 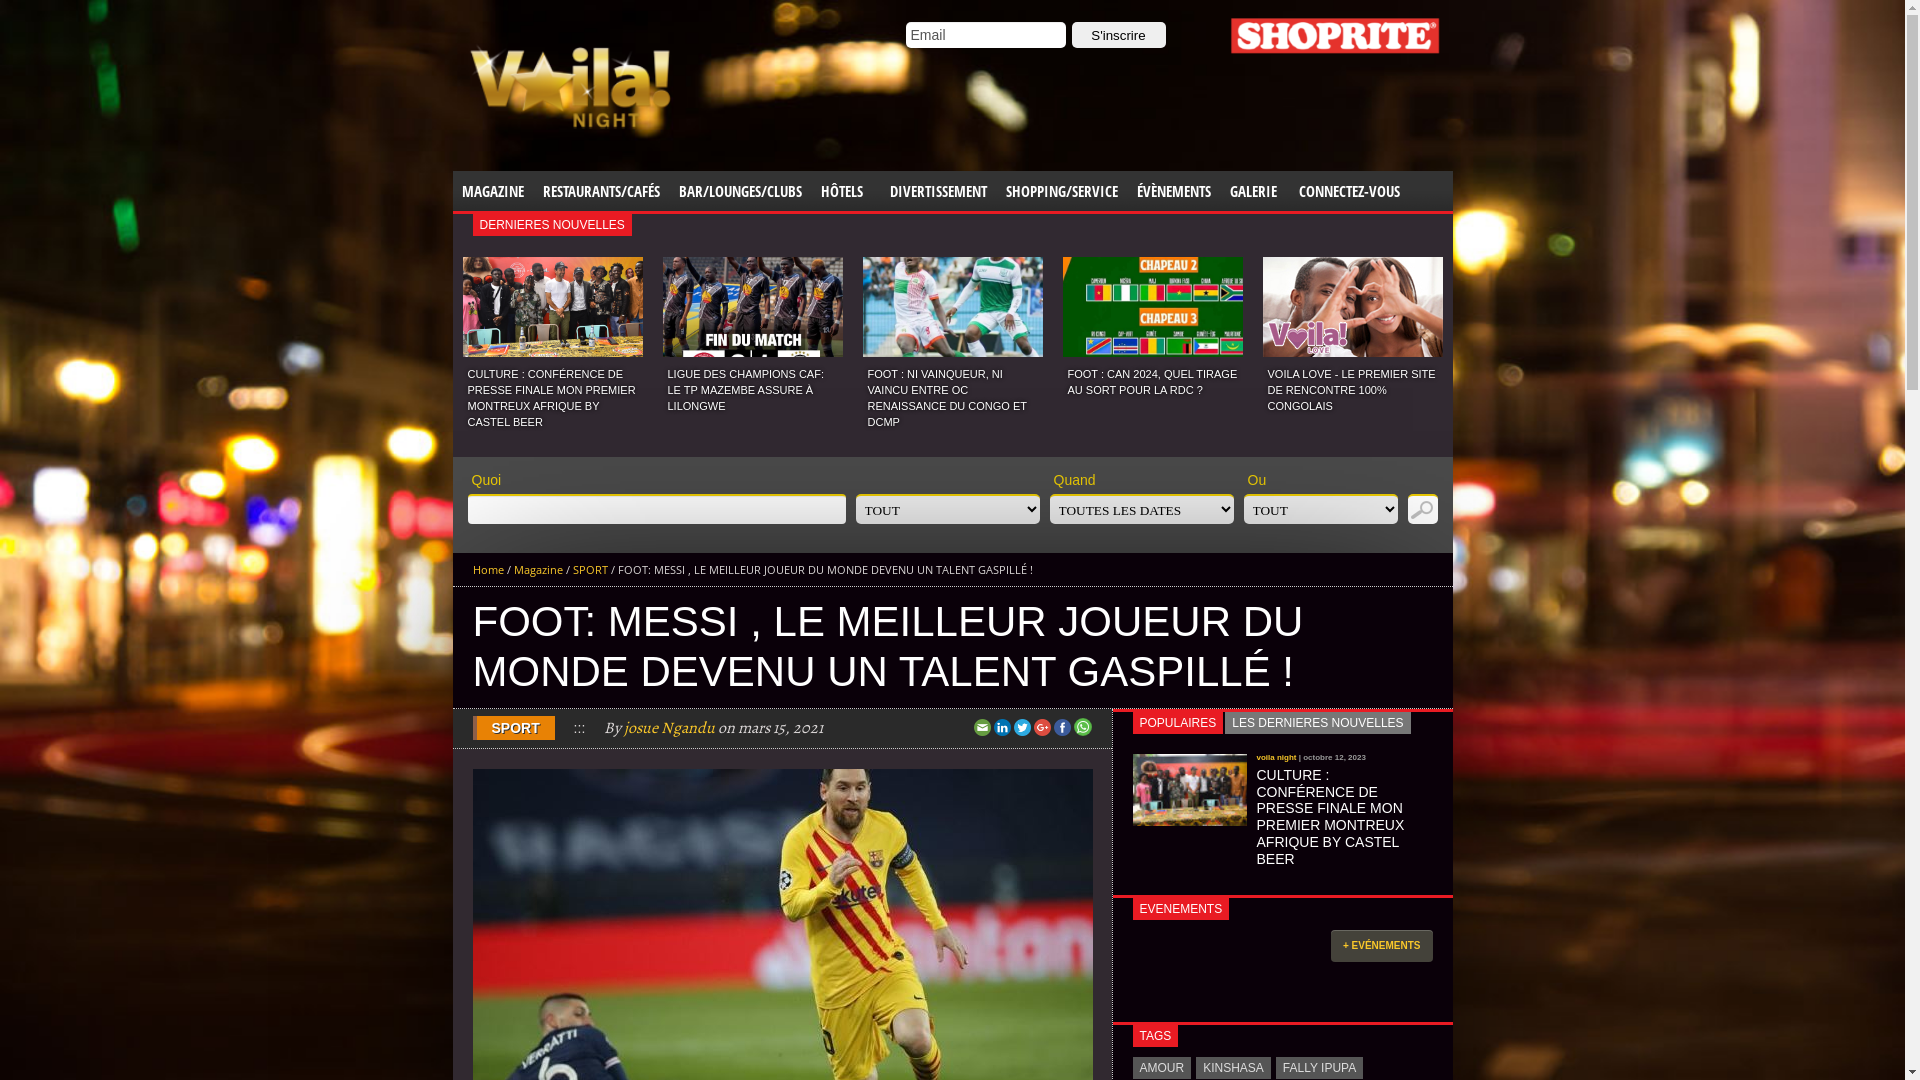 I want to click on 'Facebook', so click(x=1063, y=727).